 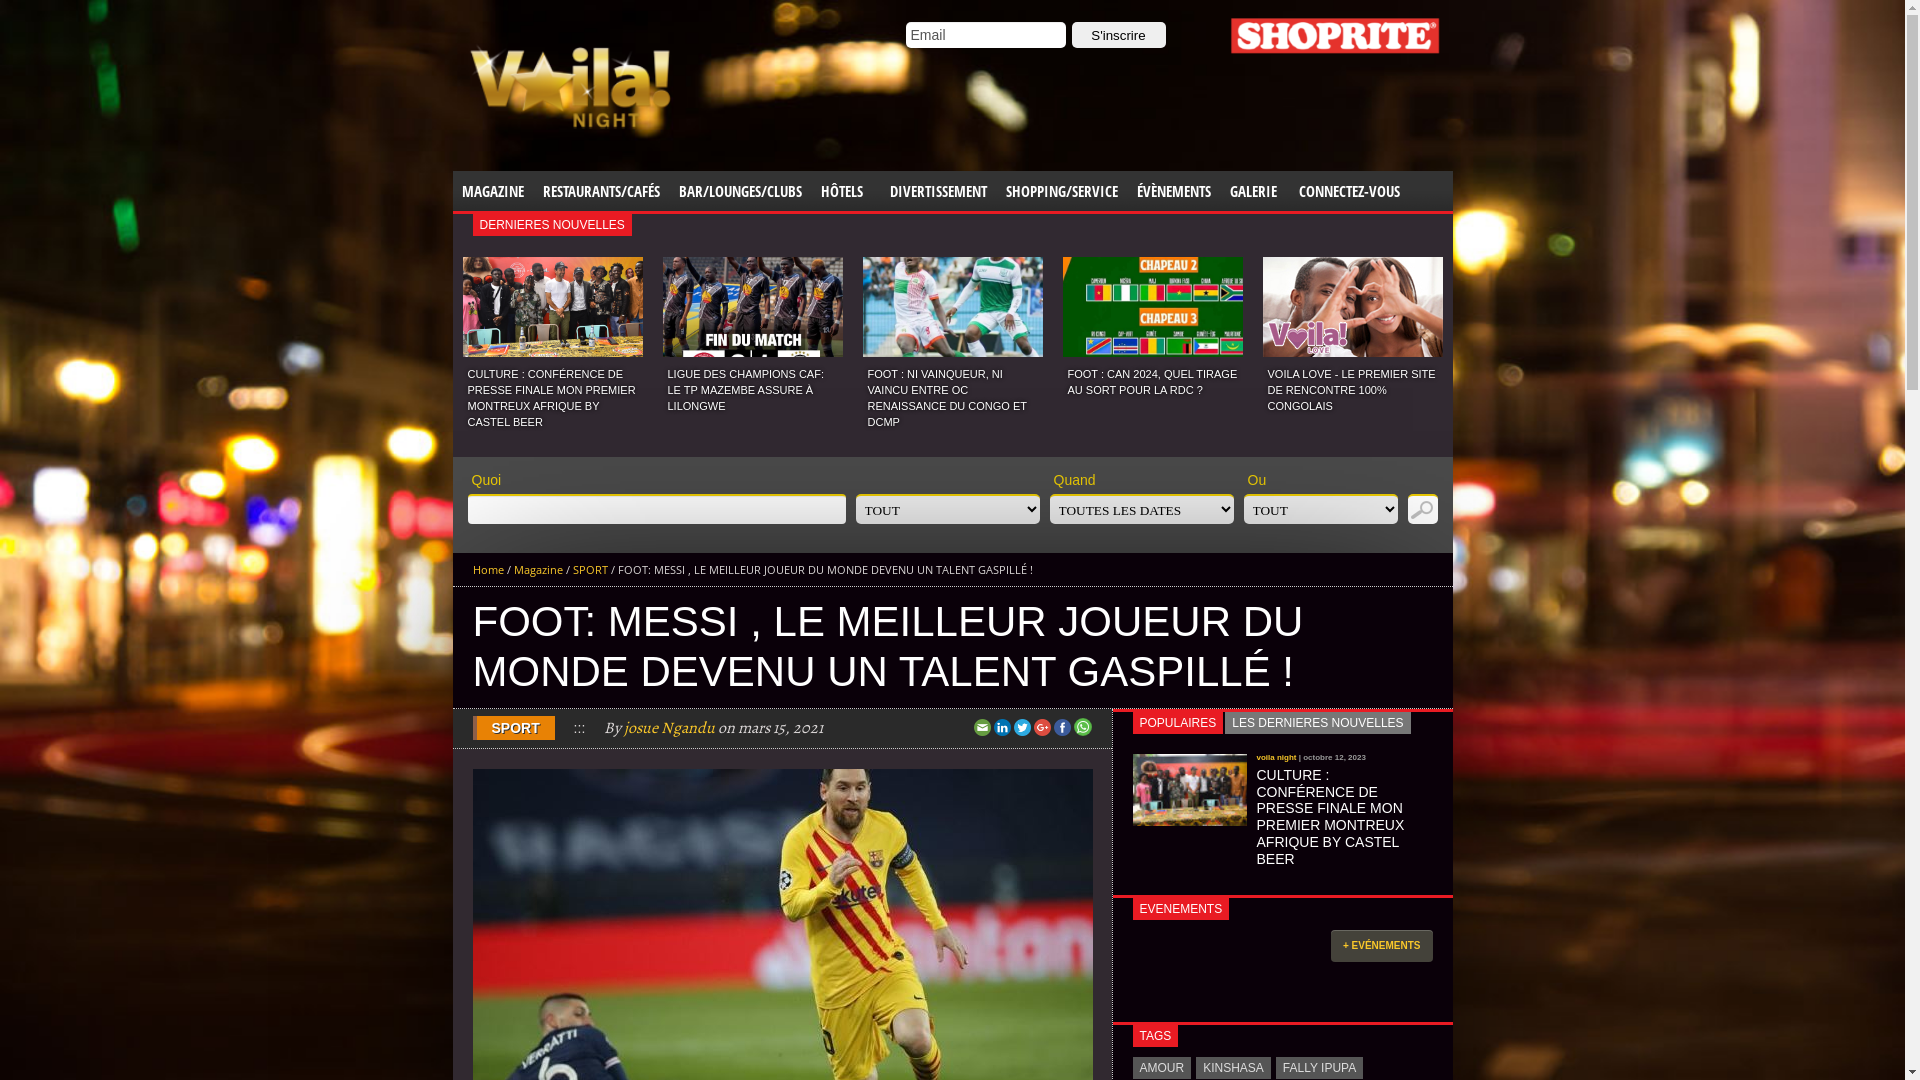 I want to click on 'Facebook', so click(x=1063, y=727).